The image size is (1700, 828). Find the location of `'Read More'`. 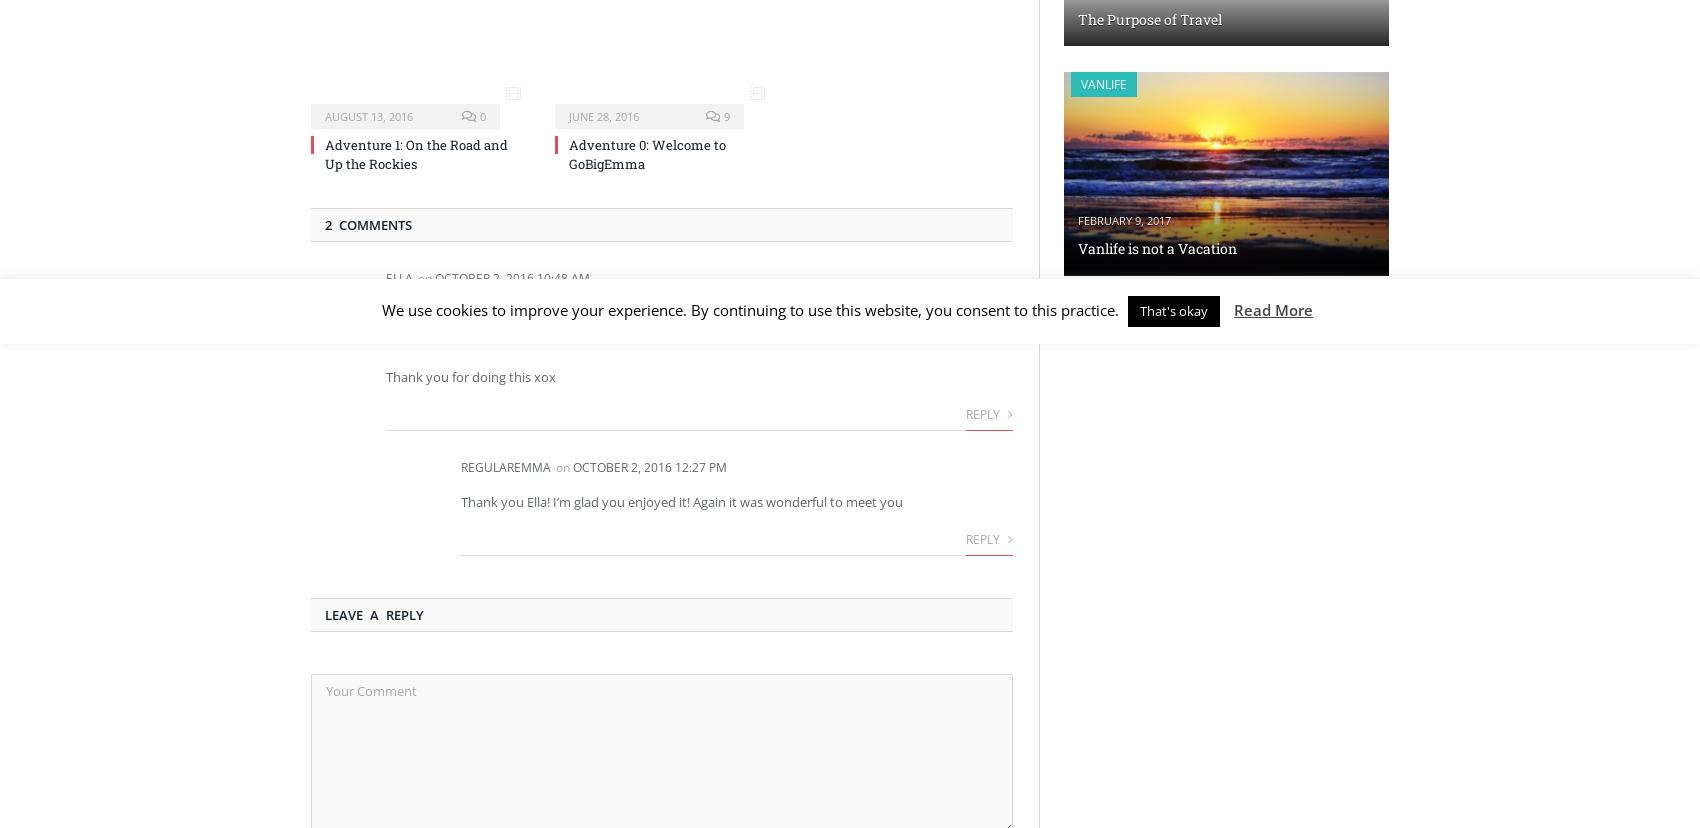

'Read More' is located at coordinates (1233, 310).